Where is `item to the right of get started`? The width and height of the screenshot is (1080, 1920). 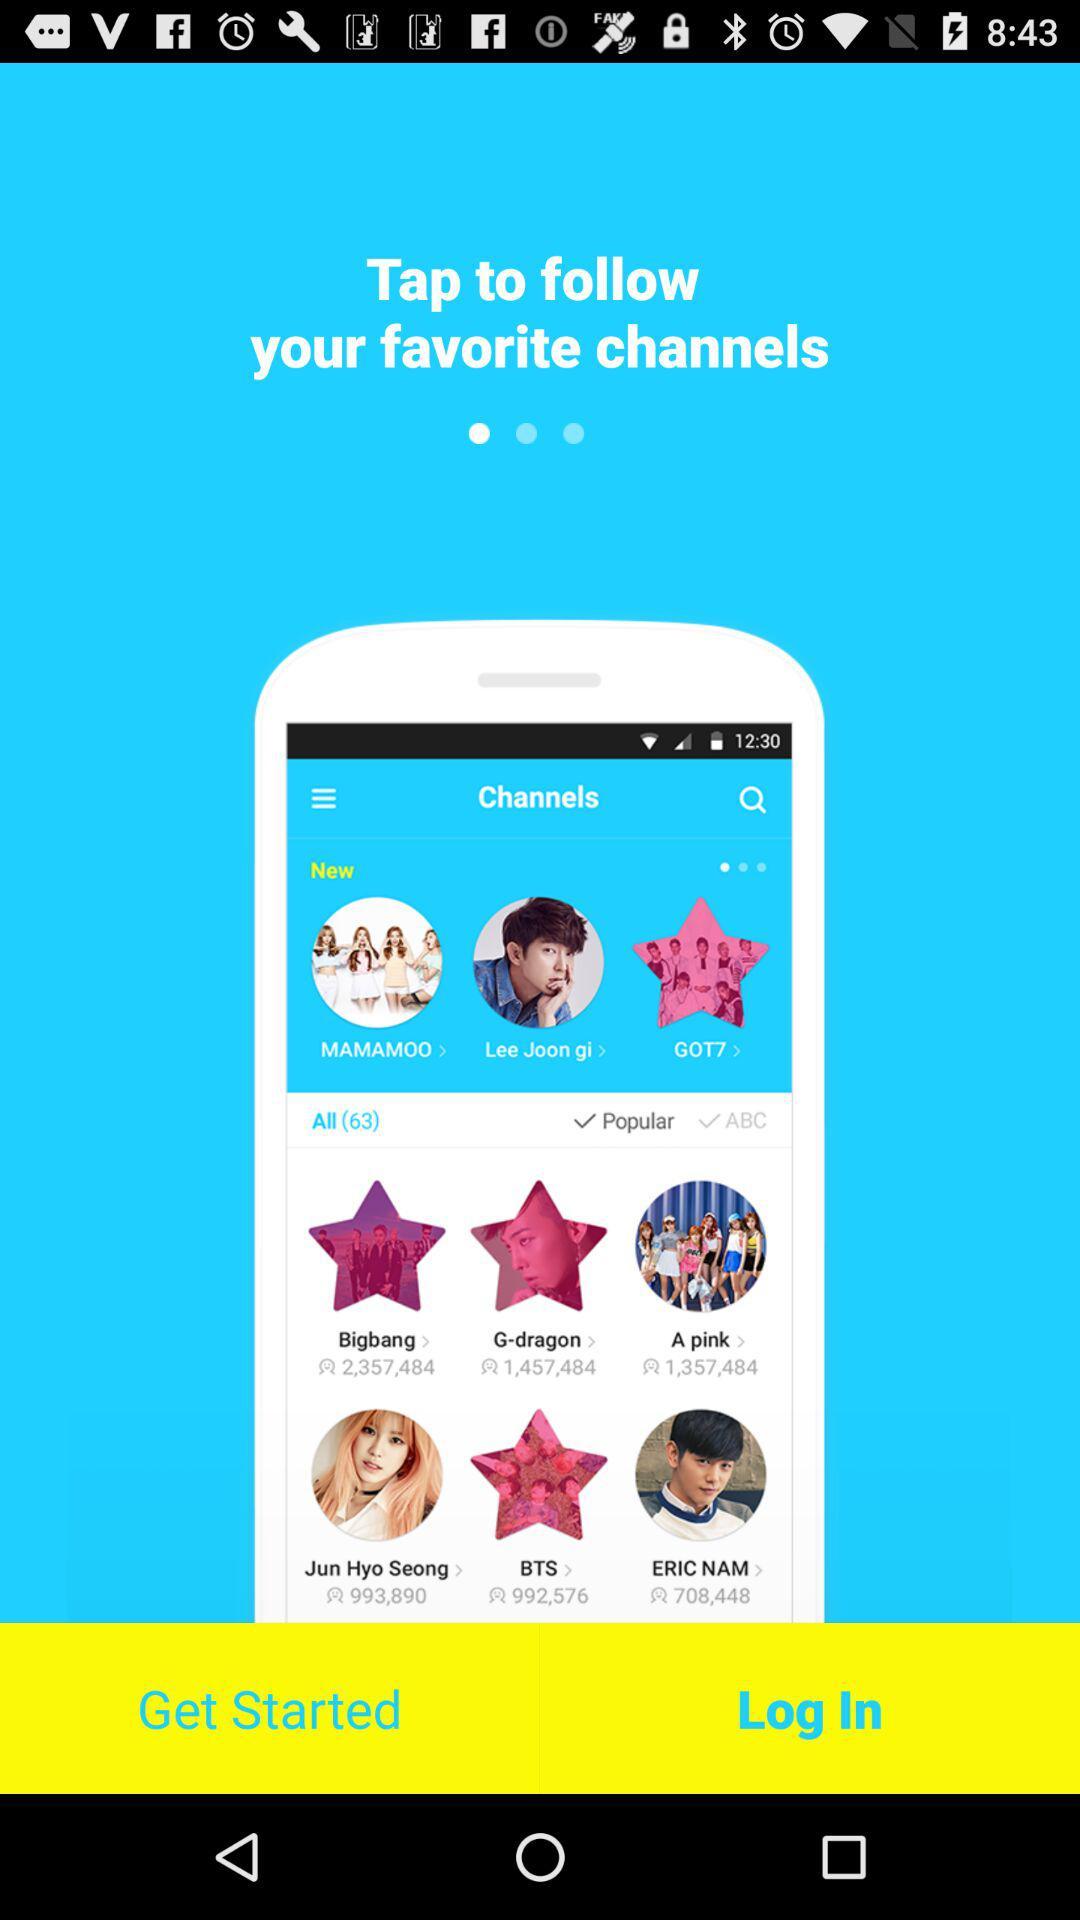
item to the right of get started is located at coordinates (810, 1707).